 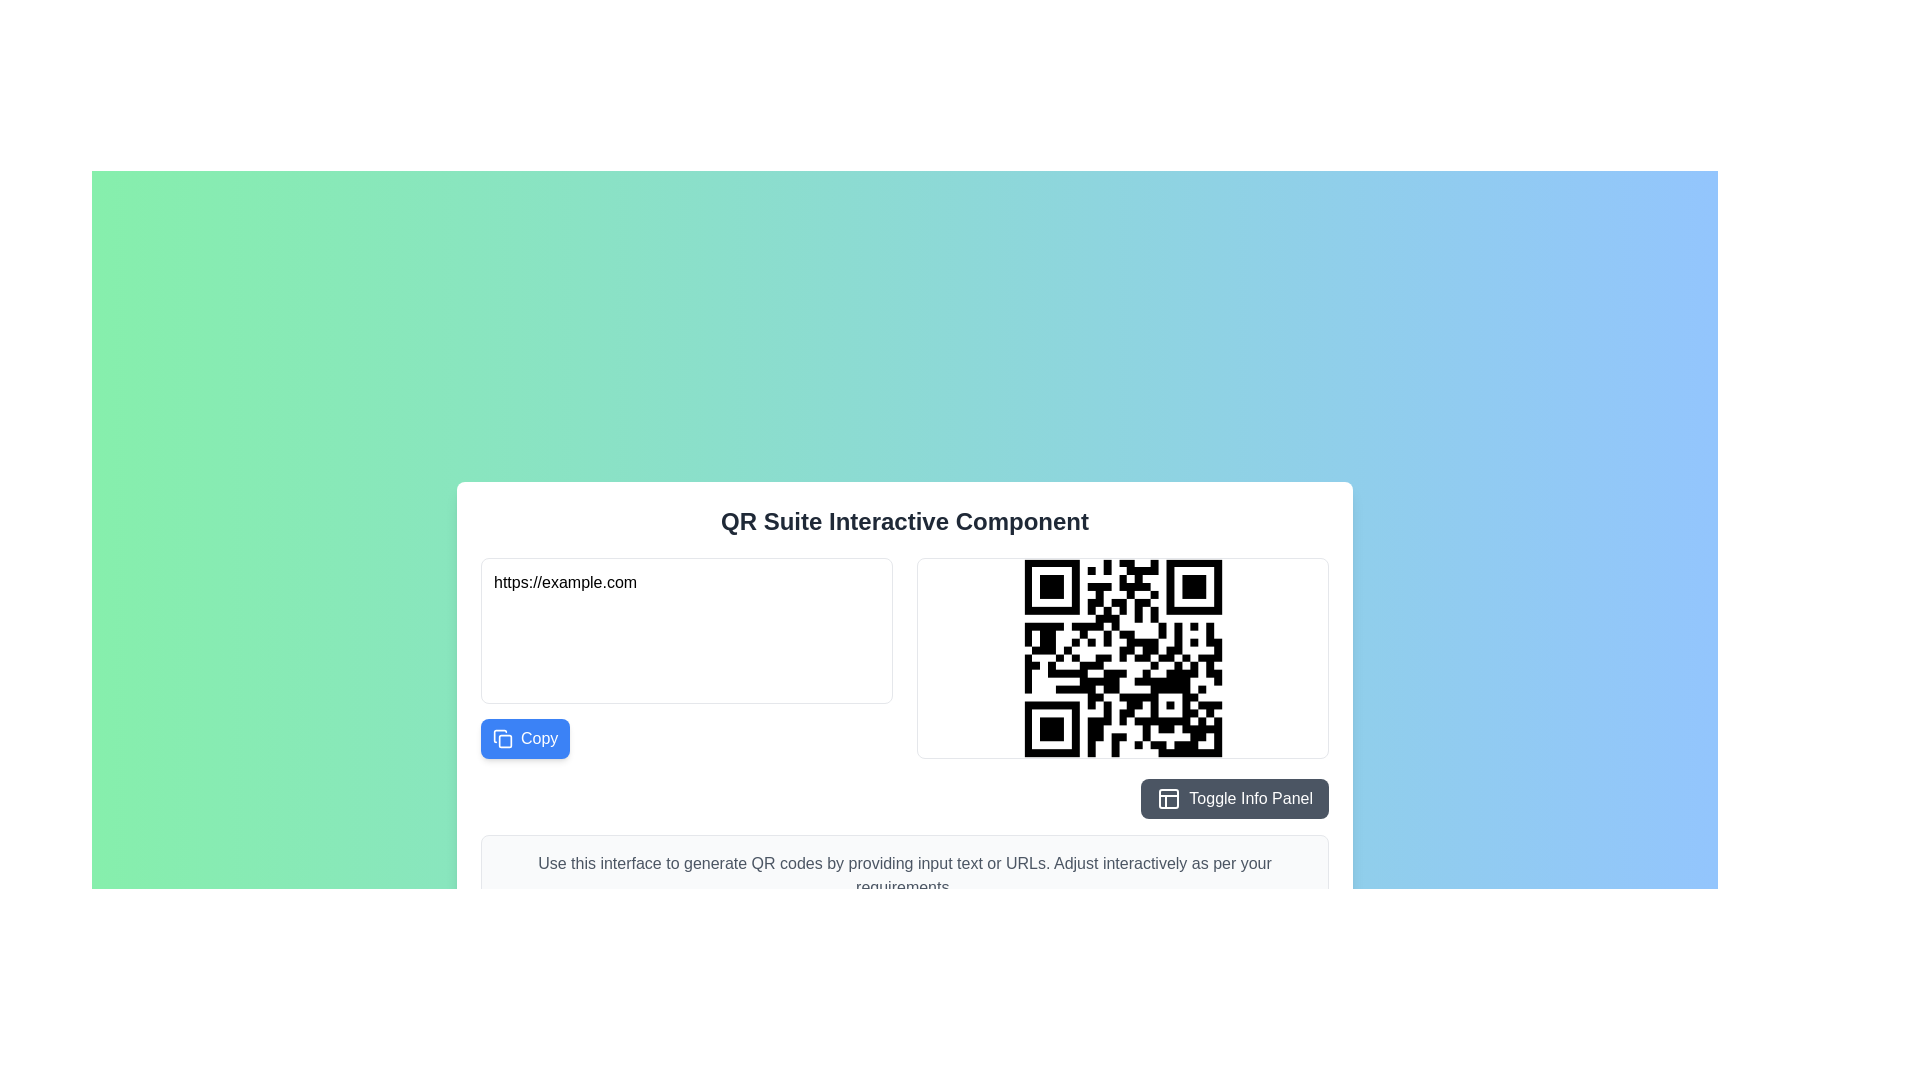 What do you see at coordinates (505, 740) in the screenshot?
I see `the small graphical icon element that is part of a larger UI icon, located below the text field labeled 'https://example.com' and adjacent to the blue button labeled 'Copy'` at bounding box center [505, 740].